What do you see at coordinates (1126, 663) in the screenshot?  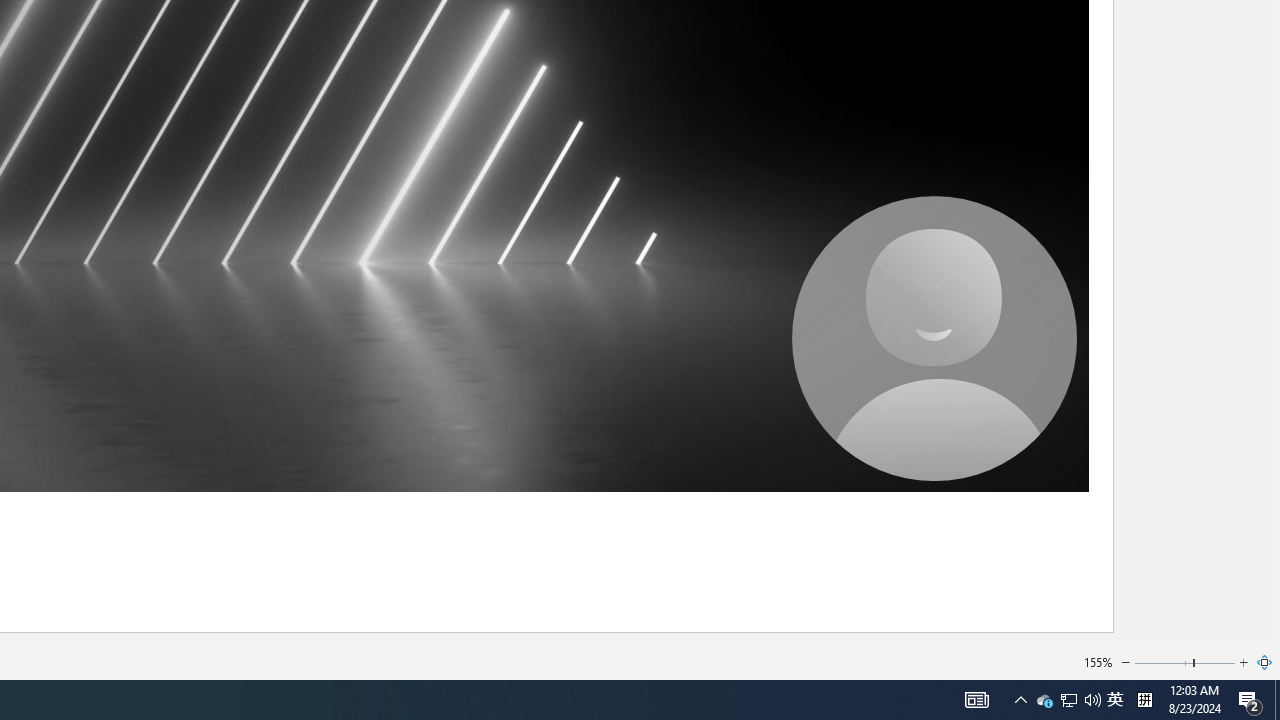 I see `'Zoom Out'` at bounding box center [1126, 663].